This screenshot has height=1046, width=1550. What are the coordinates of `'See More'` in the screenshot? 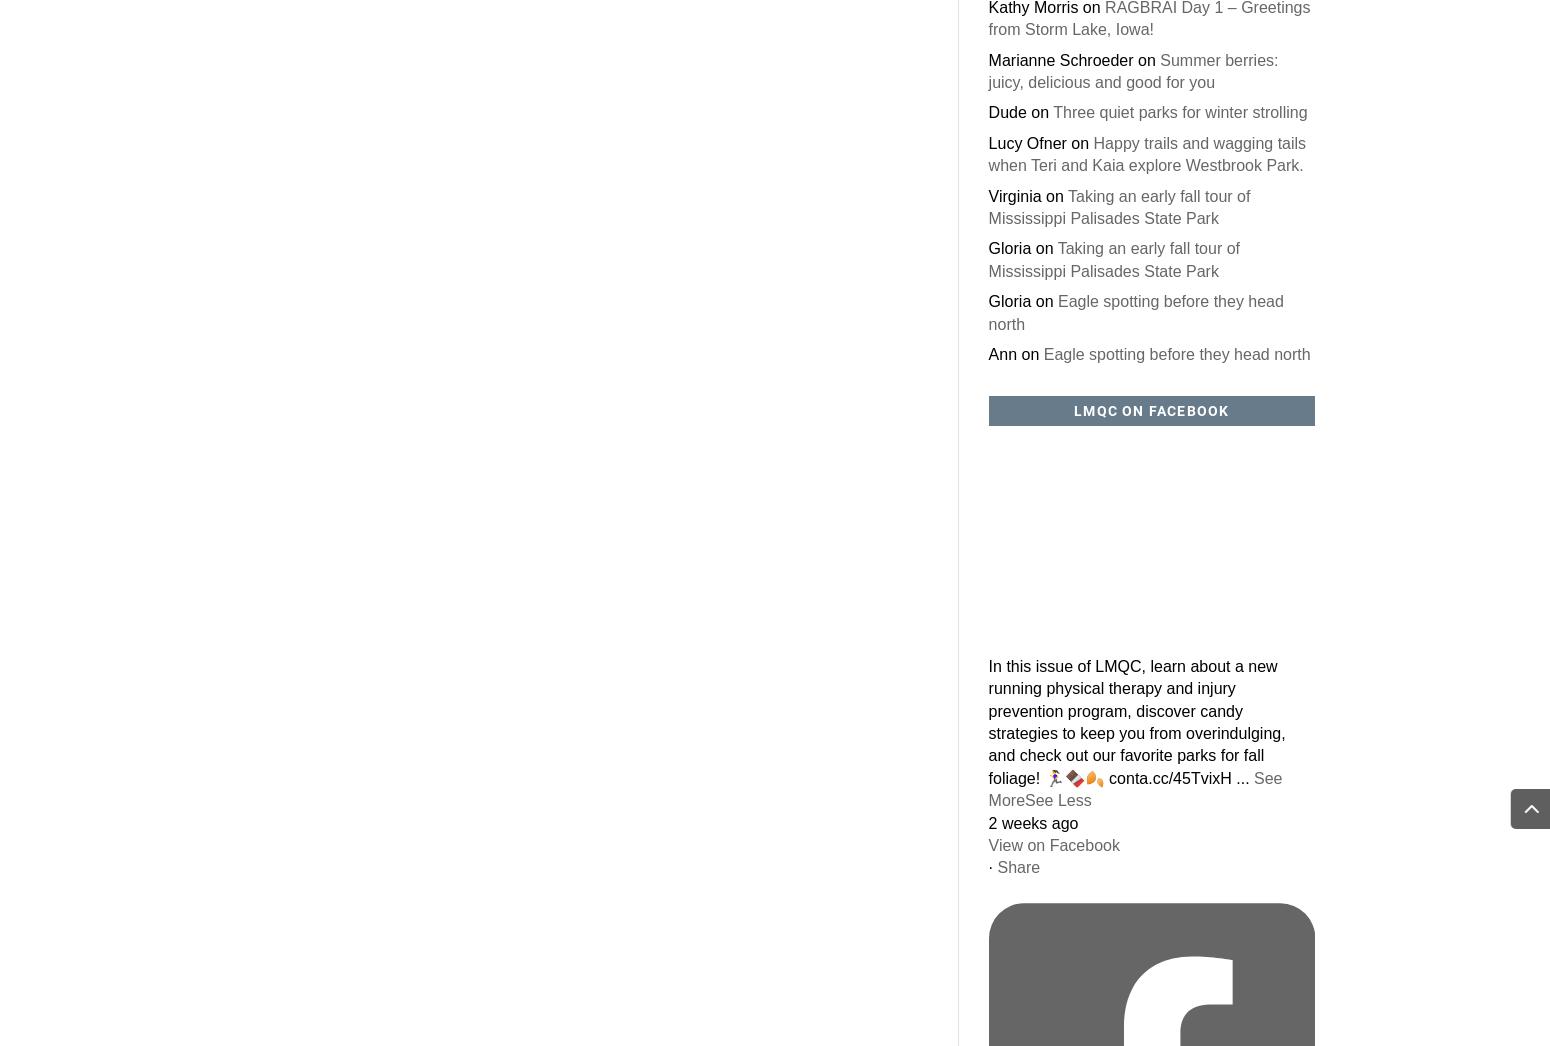 It's located at (1134, 788).